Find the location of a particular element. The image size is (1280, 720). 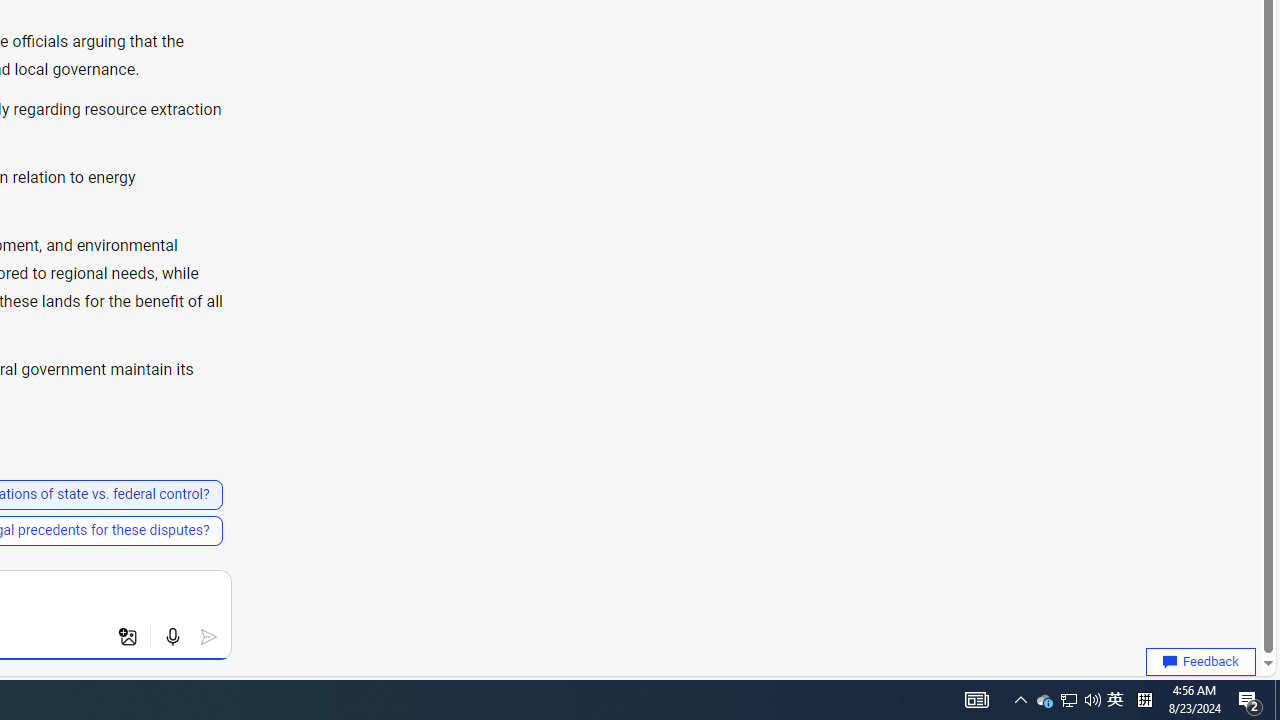

'Submit' is located at coordinates (208, 637).